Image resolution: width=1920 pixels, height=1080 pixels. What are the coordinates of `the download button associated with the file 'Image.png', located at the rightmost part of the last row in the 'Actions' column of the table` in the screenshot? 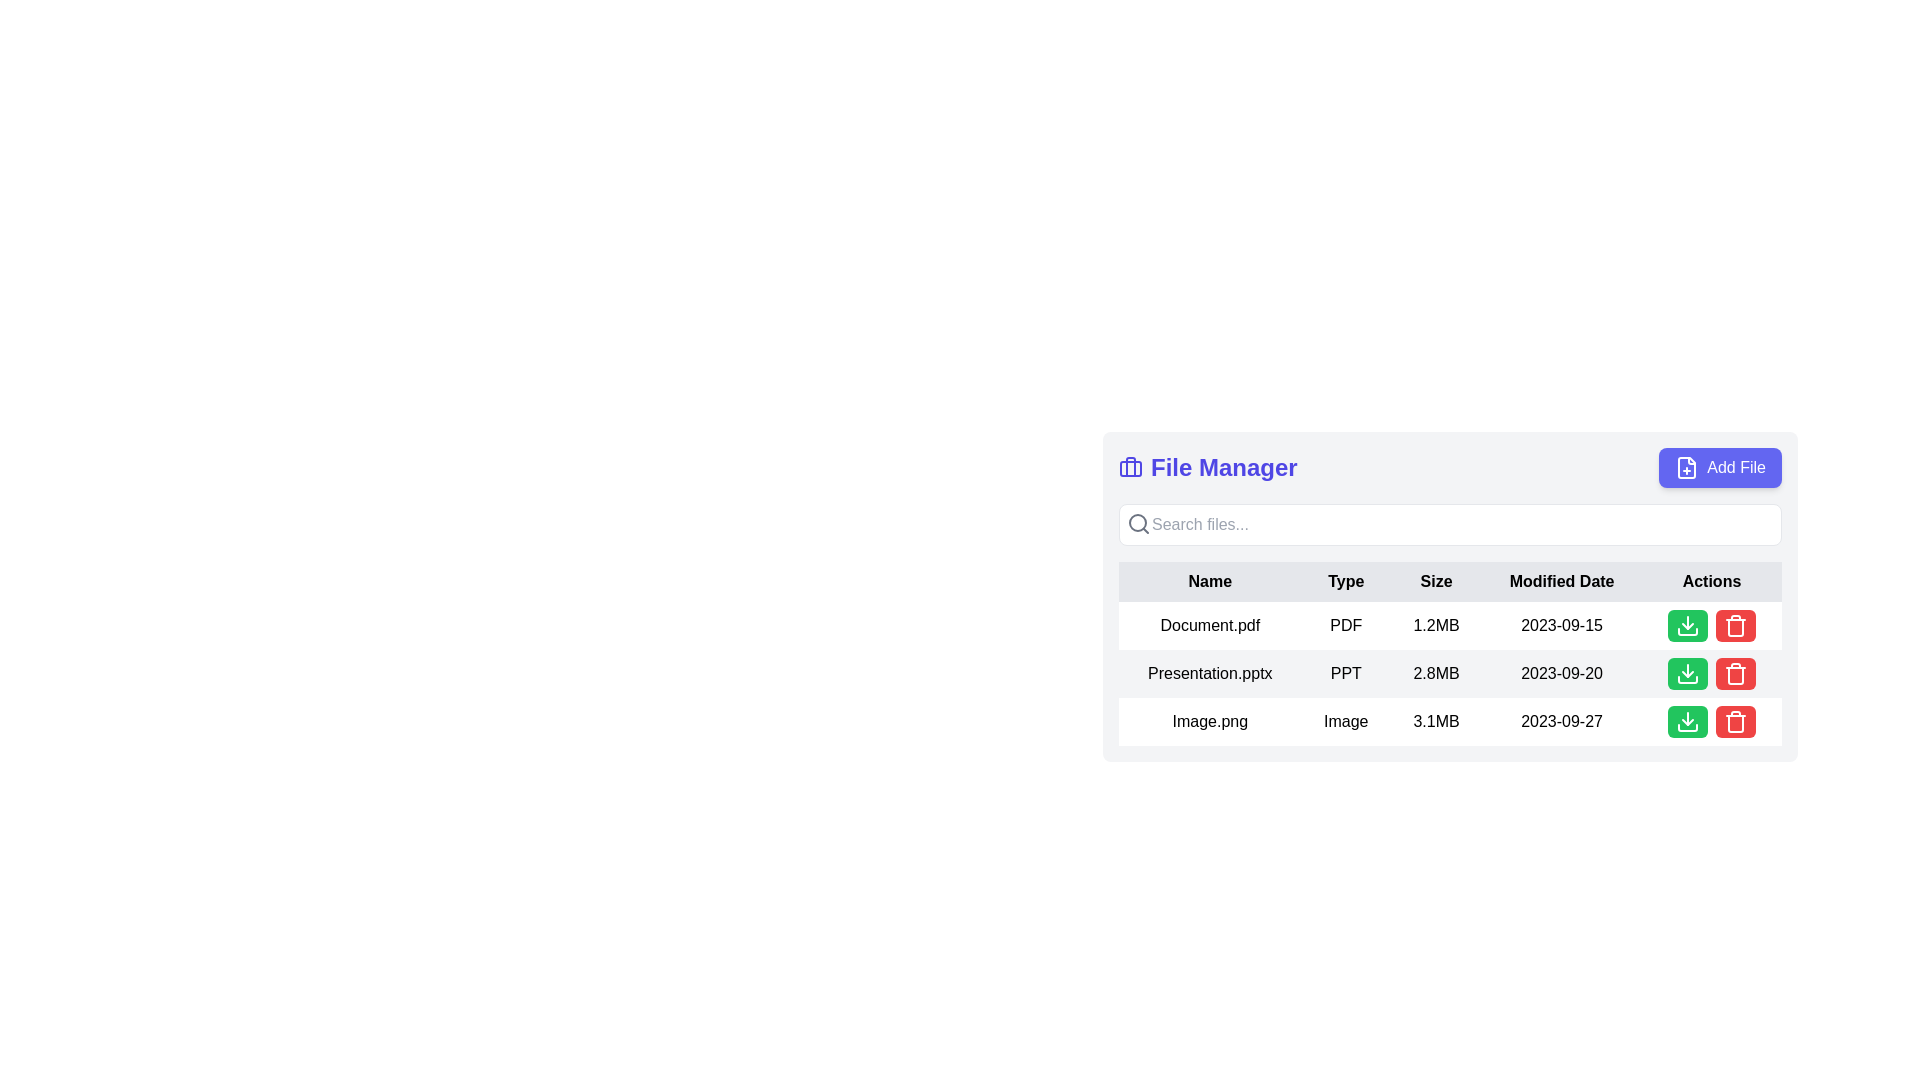 It's located at (1687, 721).